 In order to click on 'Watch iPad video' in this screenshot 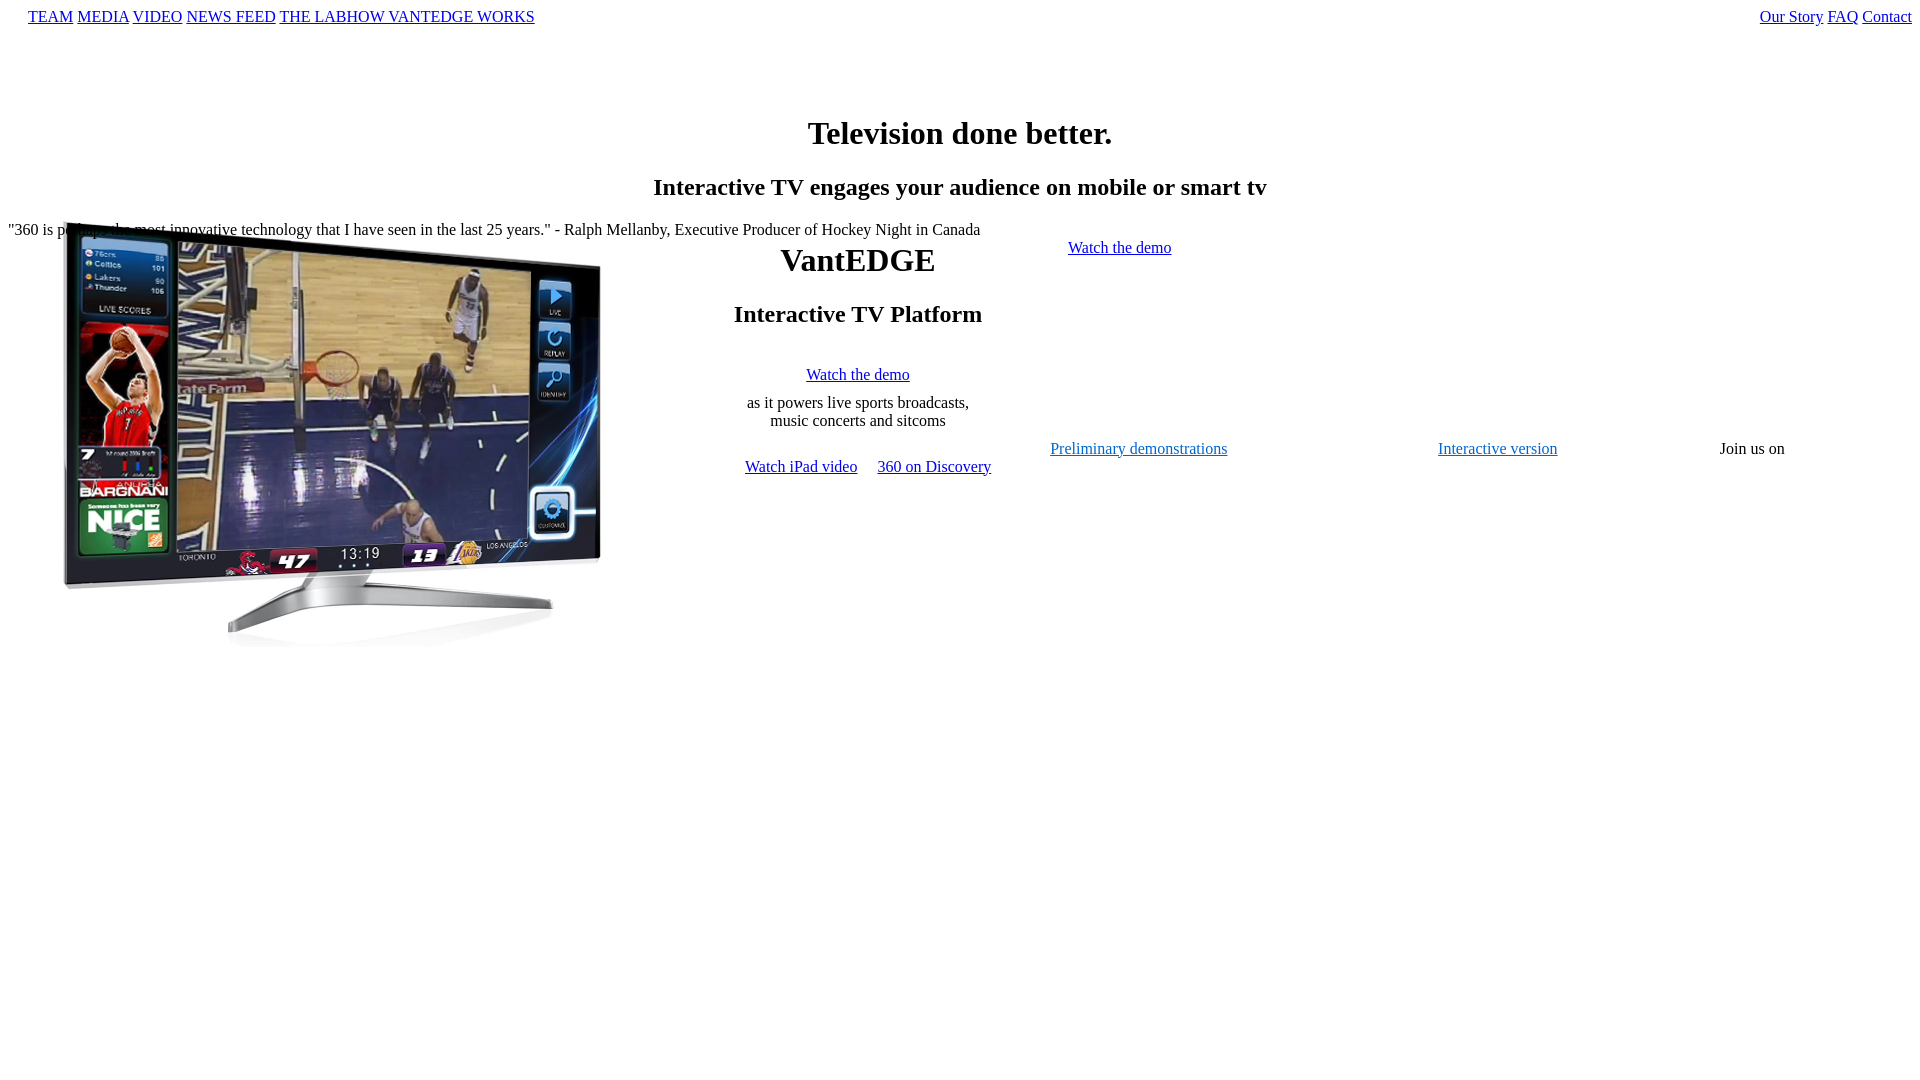, I will do `click(801, 466)`.